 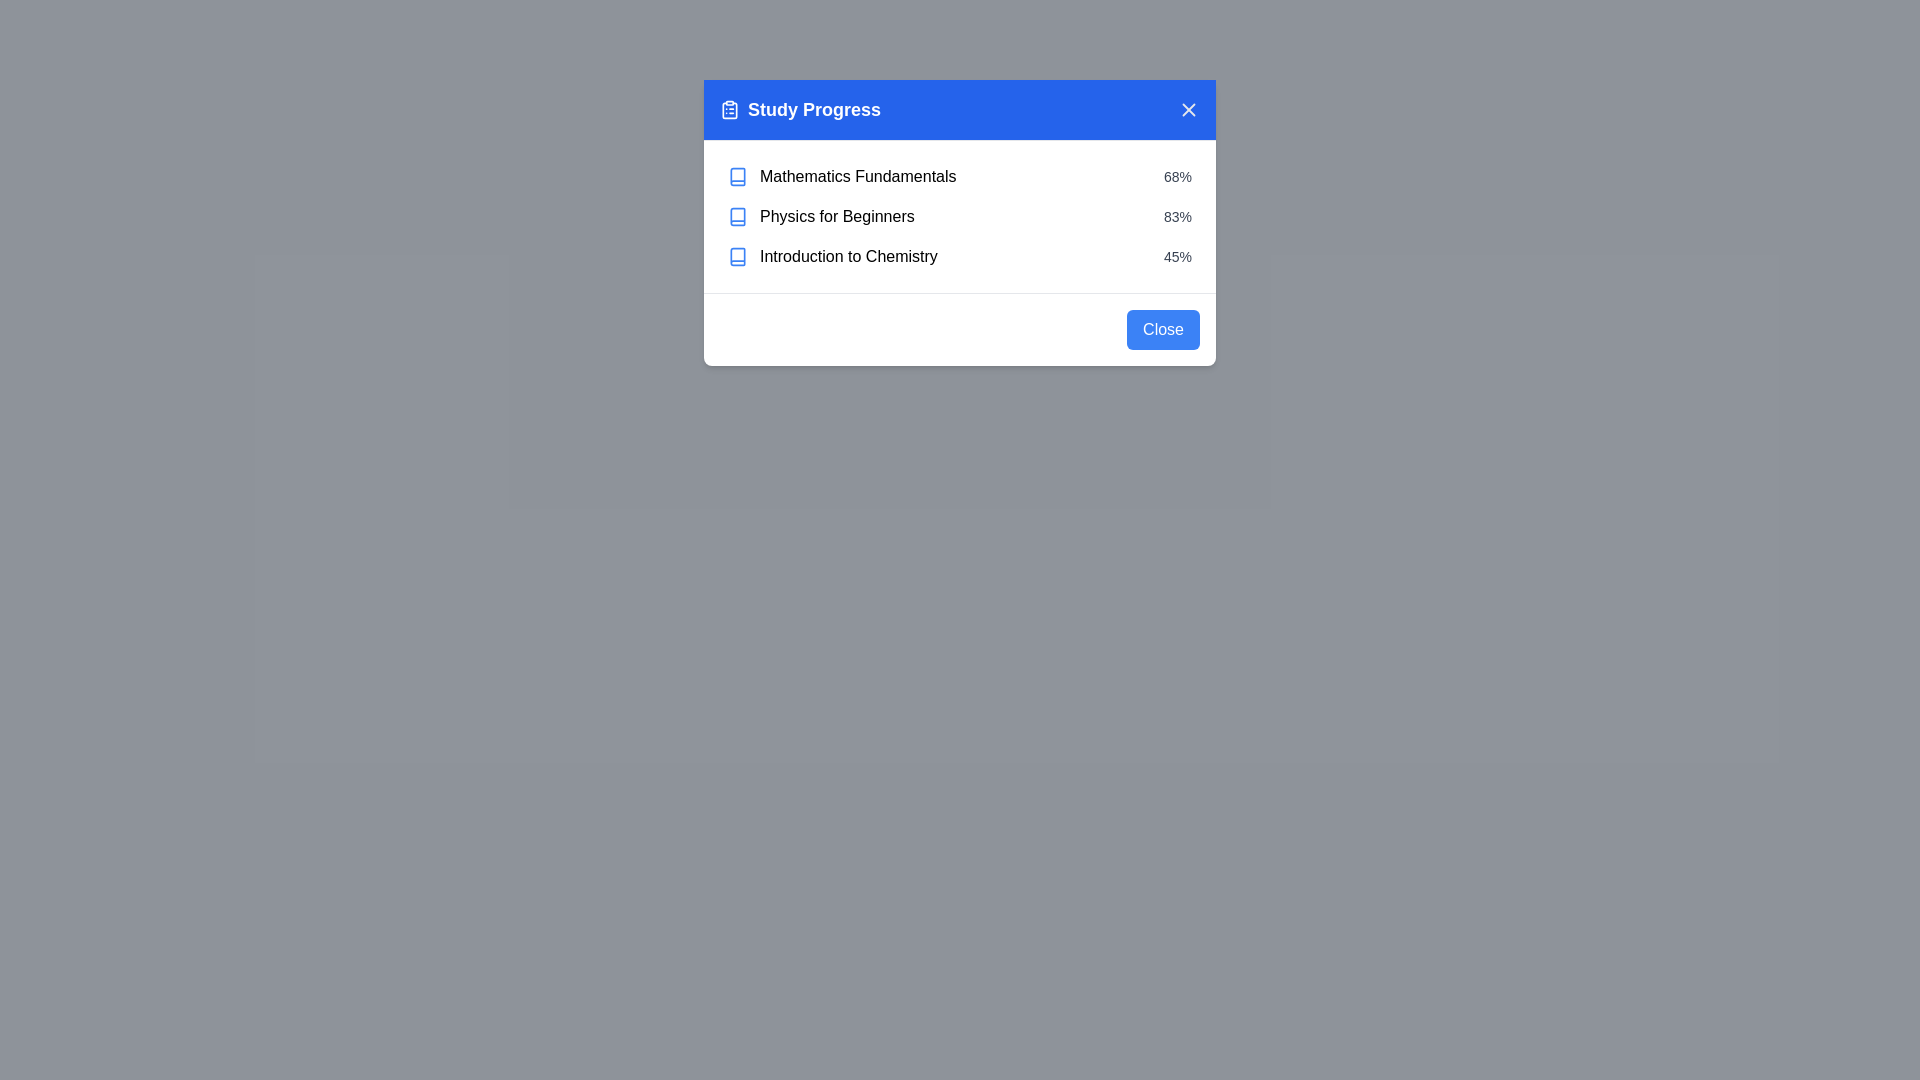 What do you see at coordinates (837, 216) in the screenshot?
I see `text label displaying 'Physics for Beginners' which is the second item in the vertical list of the modal titled 'Study Progress'` at bounding box center [837, 216].